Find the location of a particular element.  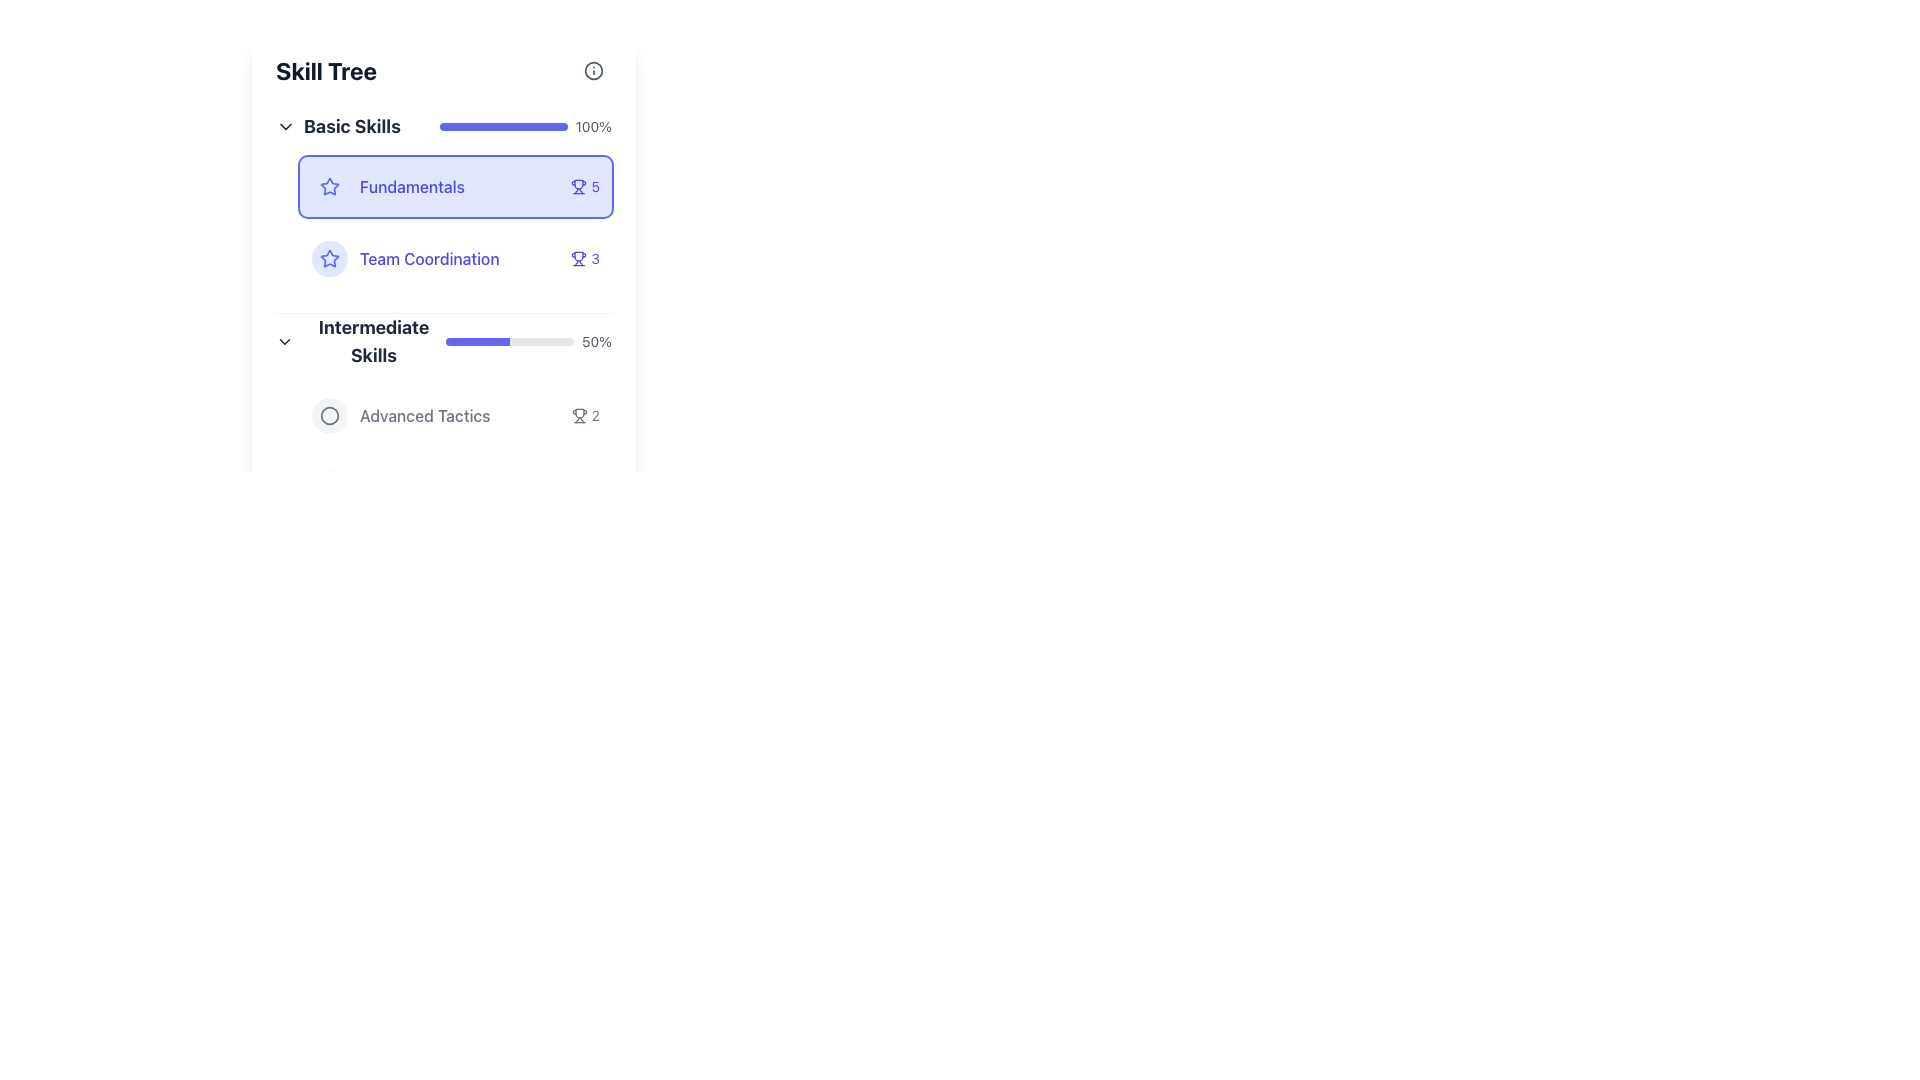

the Text with Icon Pair indicating a count or statistic related to the 'Advanced Tactics' skill, positioned at the far-right side of the row in the 'Intermediate Skills' section is located at coordinates (584, 415).